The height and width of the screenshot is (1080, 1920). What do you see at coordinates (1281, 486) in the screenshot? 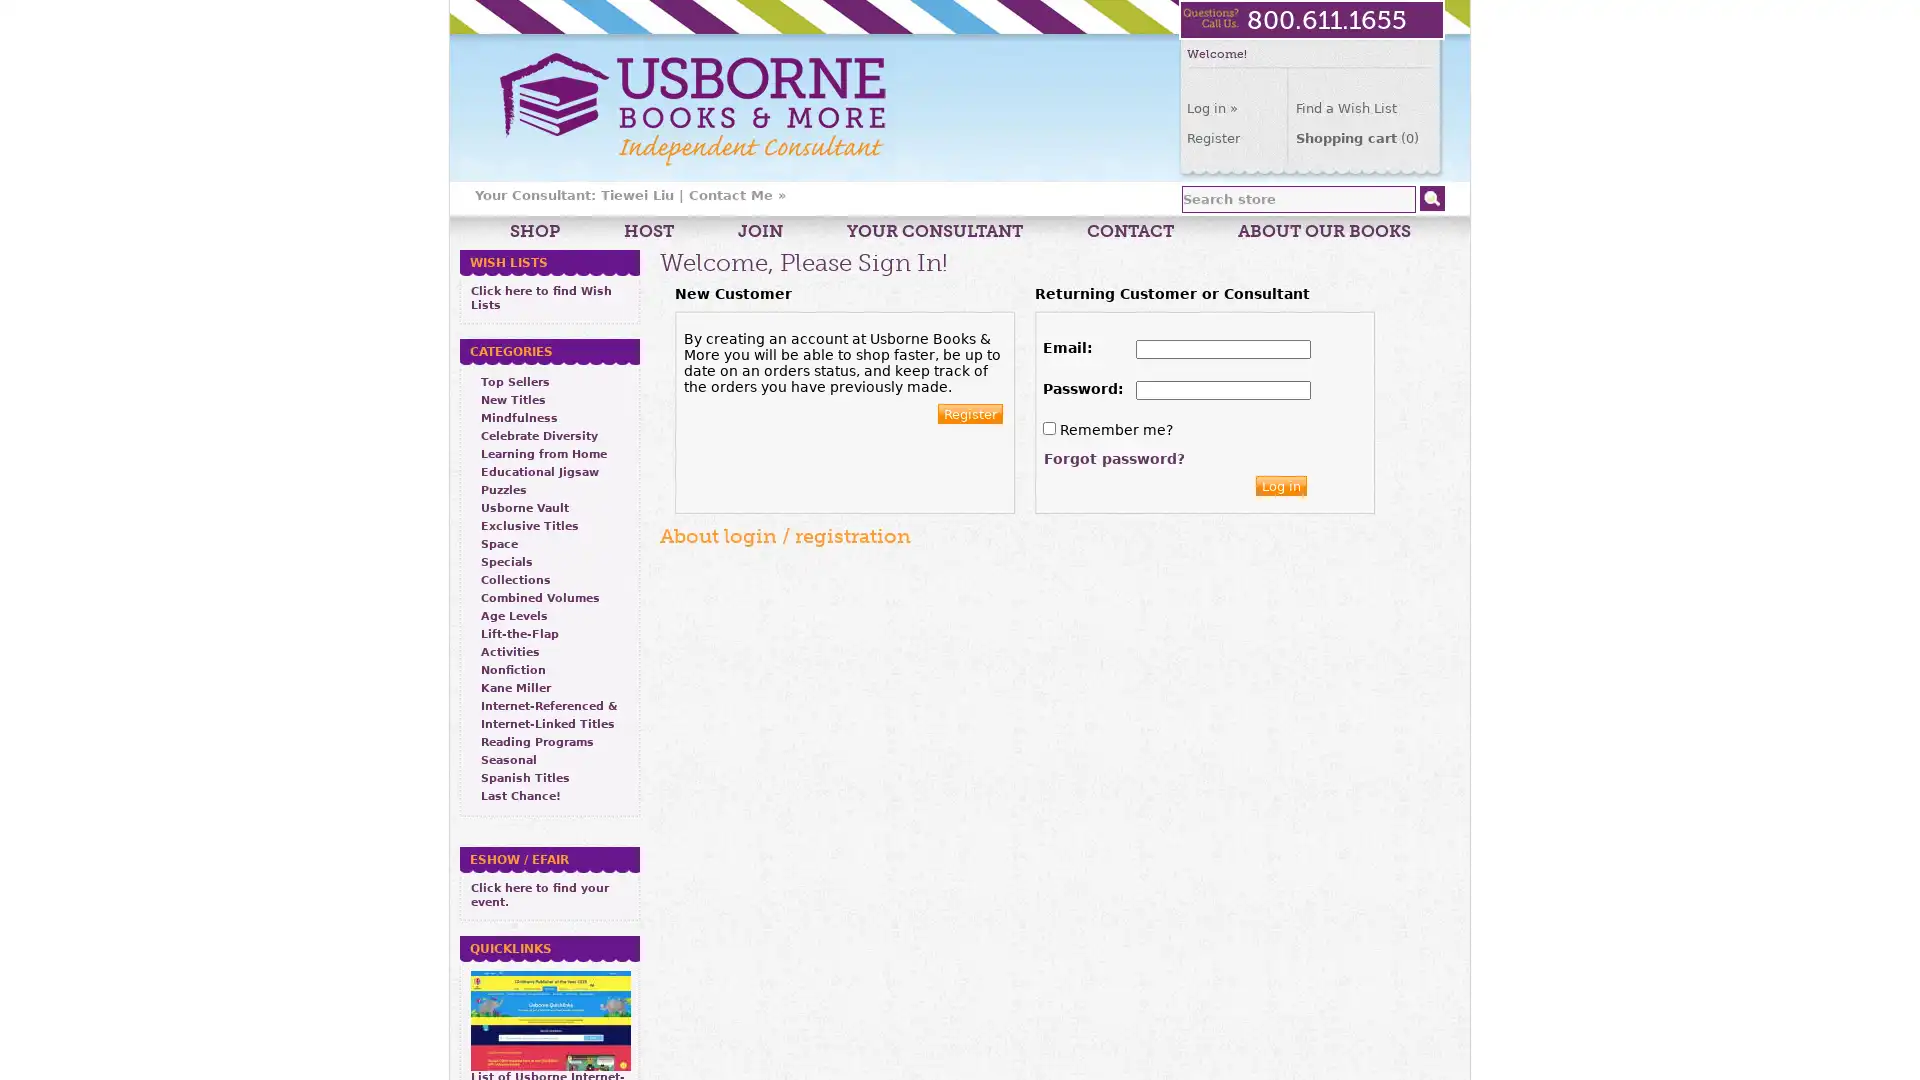
I see `Log in` at bounding box center [1281, 486].